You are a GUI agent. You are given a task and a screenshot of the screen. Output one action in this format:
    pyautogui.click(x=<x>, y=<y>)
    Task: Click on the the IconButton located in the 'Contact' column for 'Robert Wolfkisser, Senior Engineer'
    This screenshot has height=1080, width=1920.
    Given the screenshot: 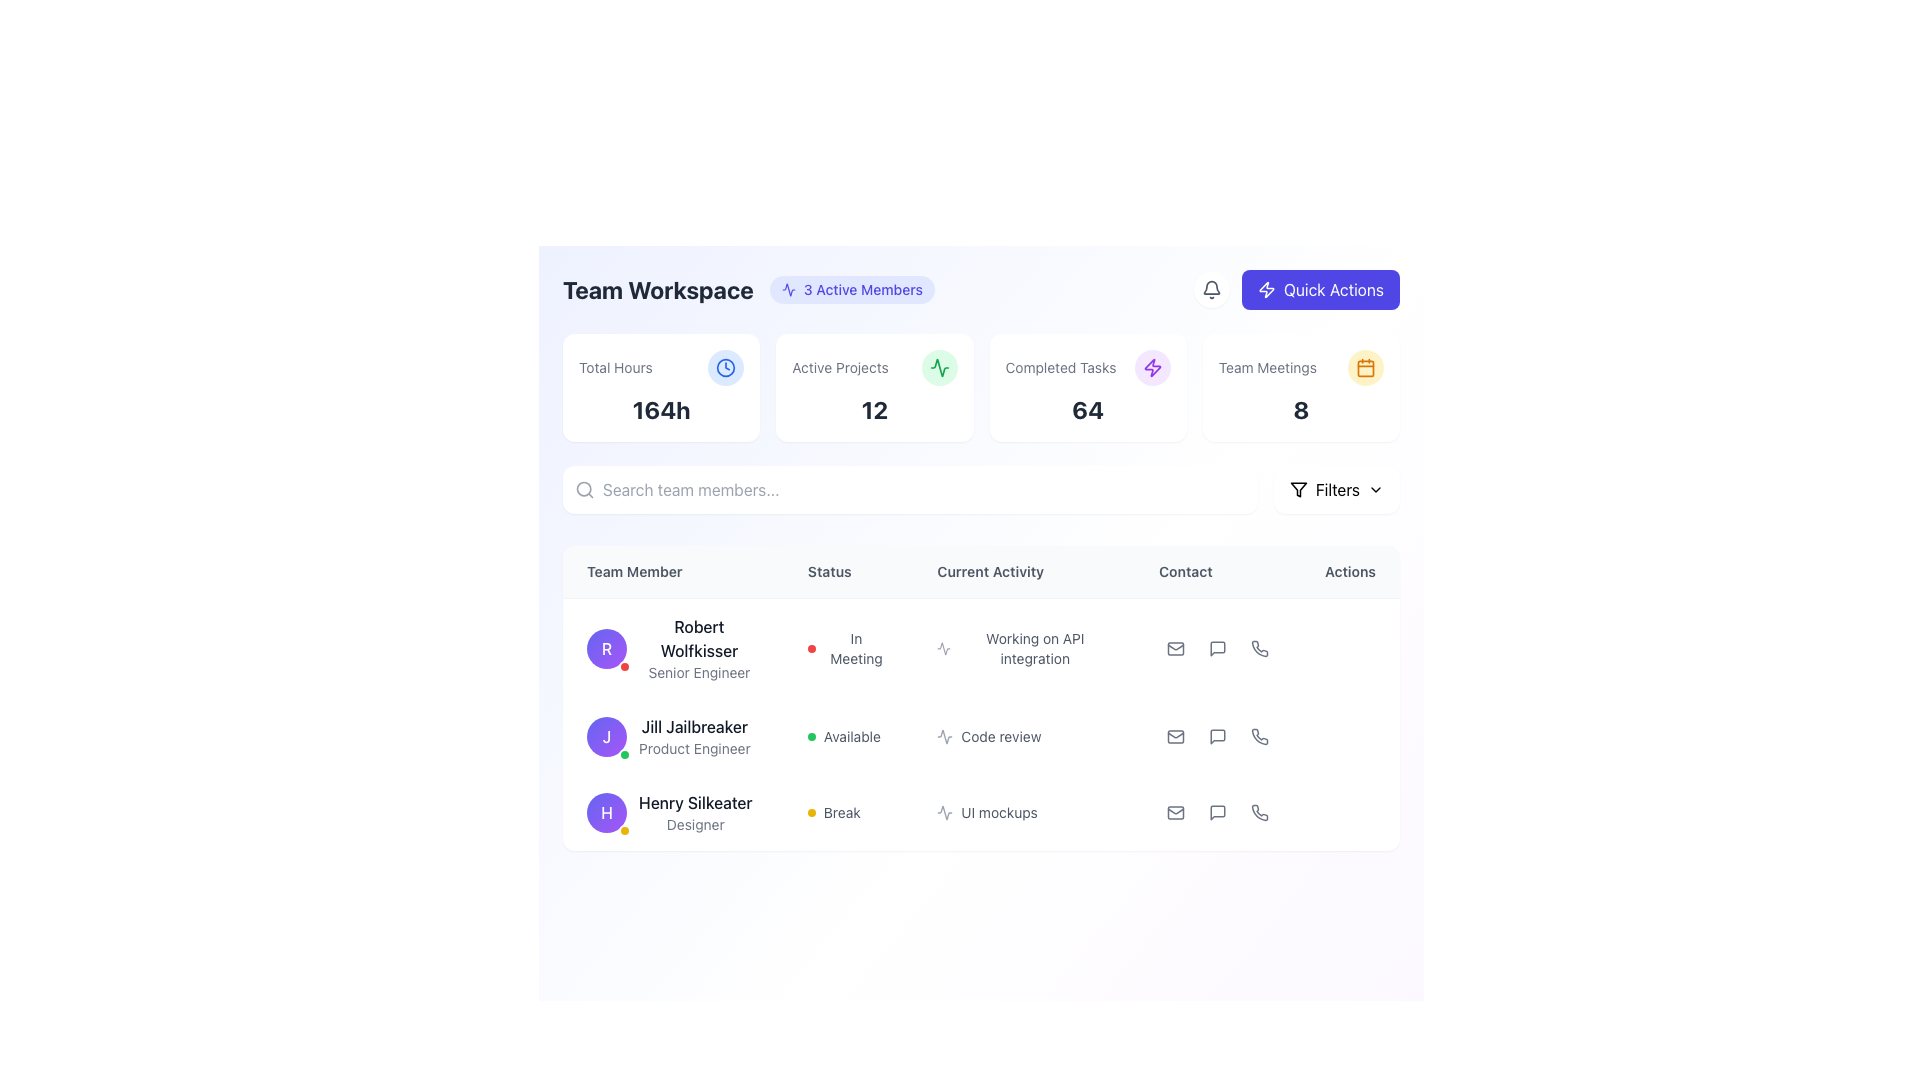 What is the action you would take?
    pyautogui.click(x=1217, y=648)
    